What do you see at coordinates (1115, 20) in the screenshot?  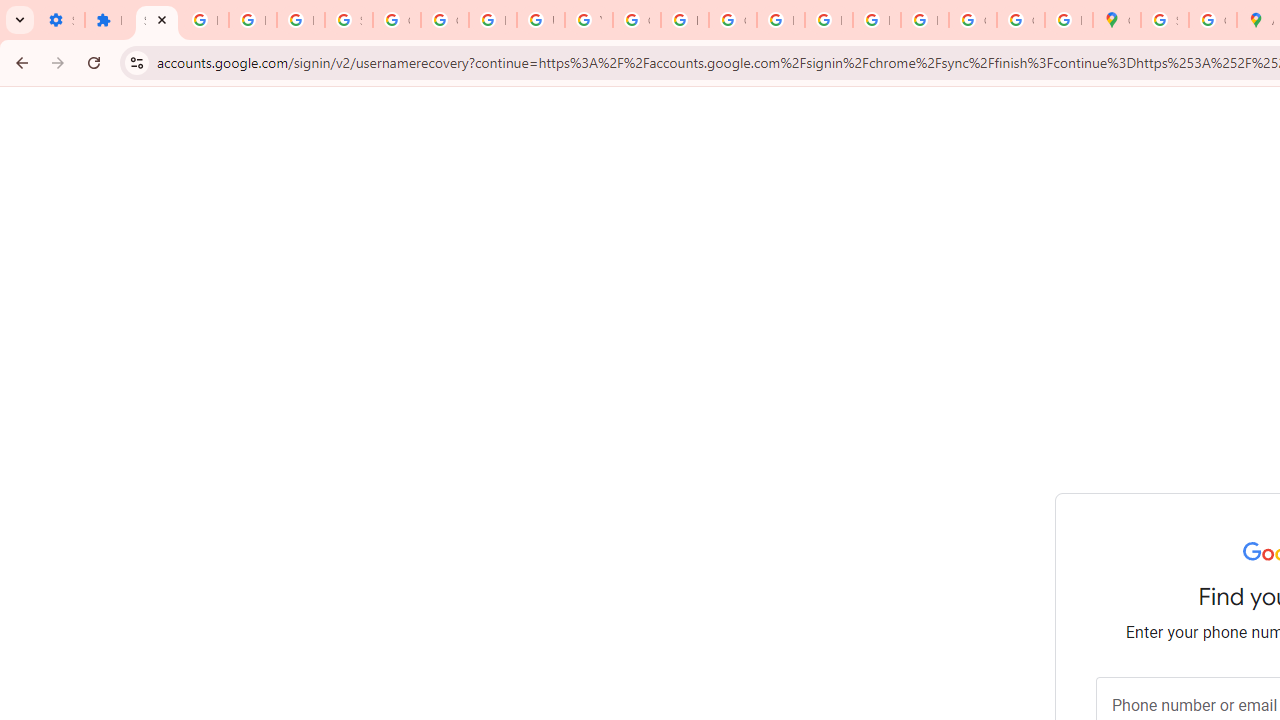 I see `'Google Maps'` at bounding box center [1115, 20].